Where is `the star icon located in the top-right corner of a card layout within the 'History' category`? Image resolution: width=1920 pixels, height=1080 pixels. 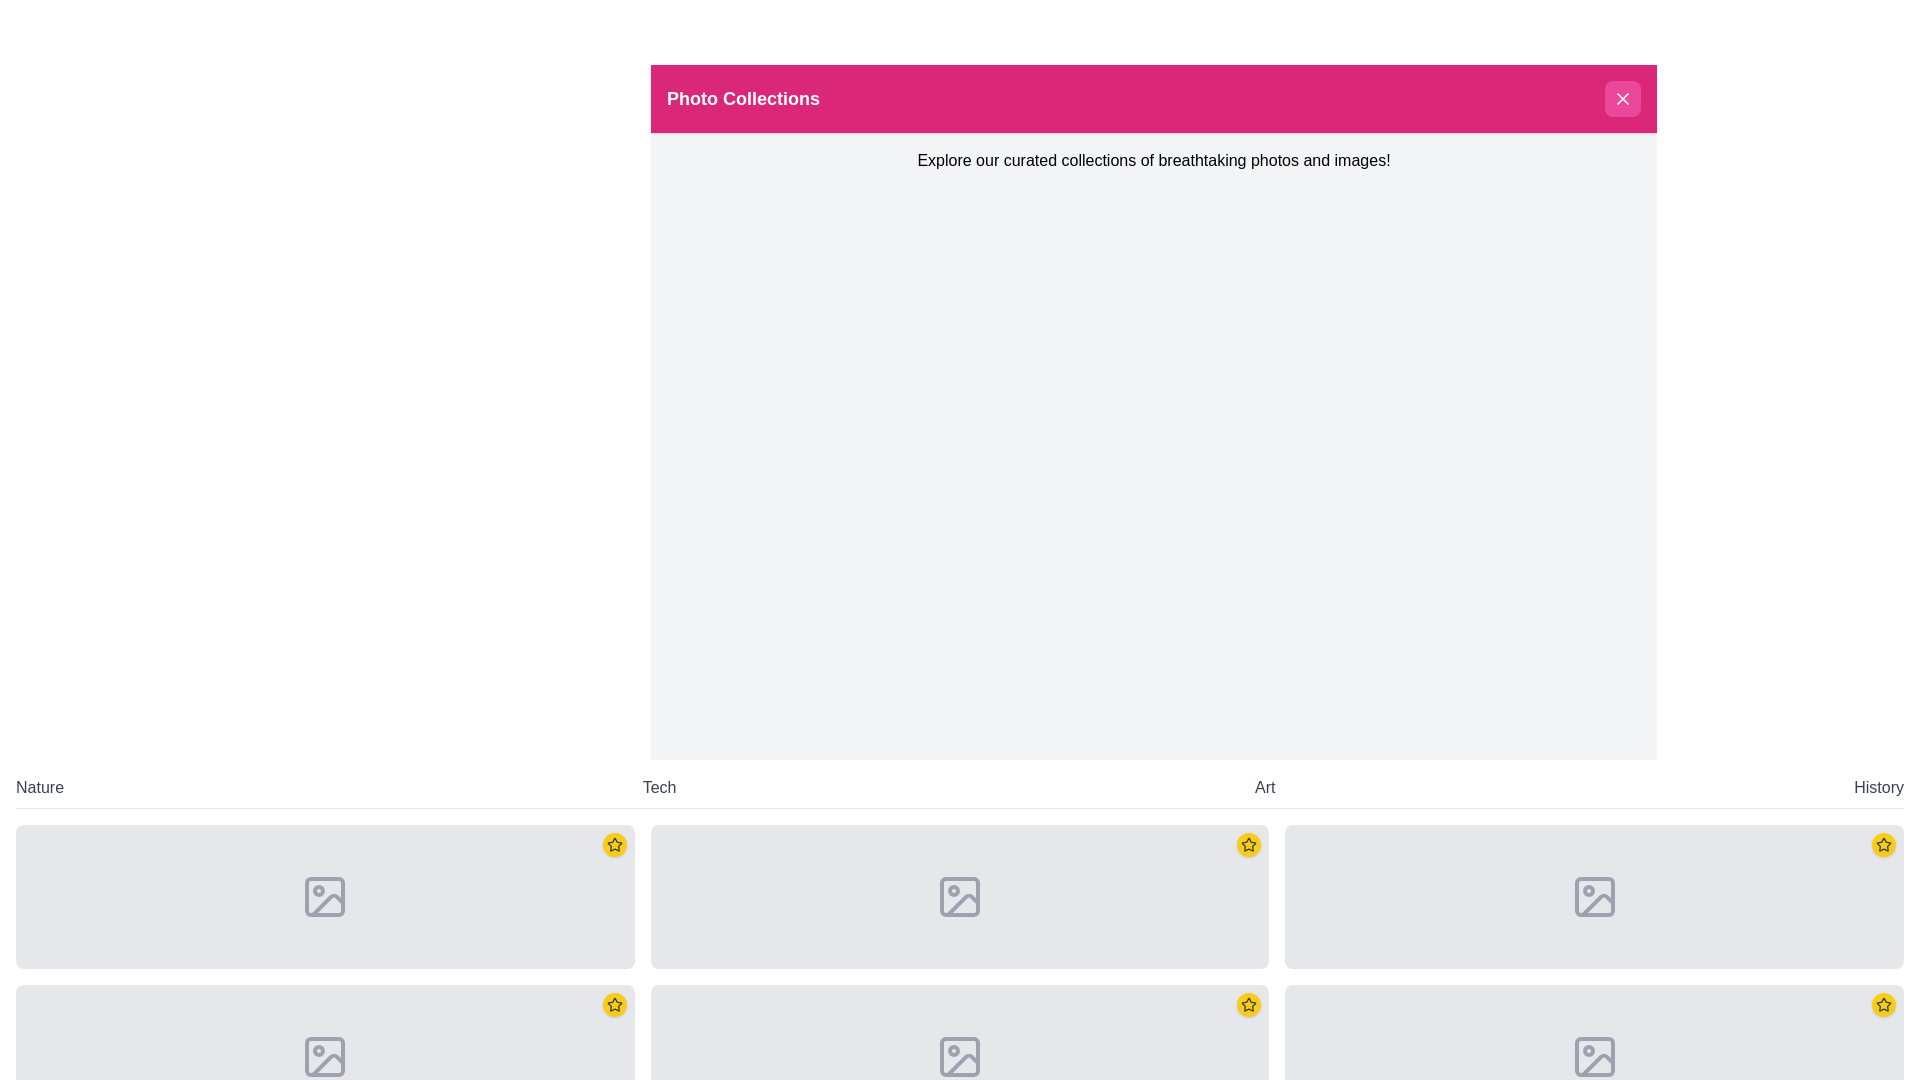
the star icon located in the top-right corner of a card layout within the 'History' category is located at coordinates (1882, 844).